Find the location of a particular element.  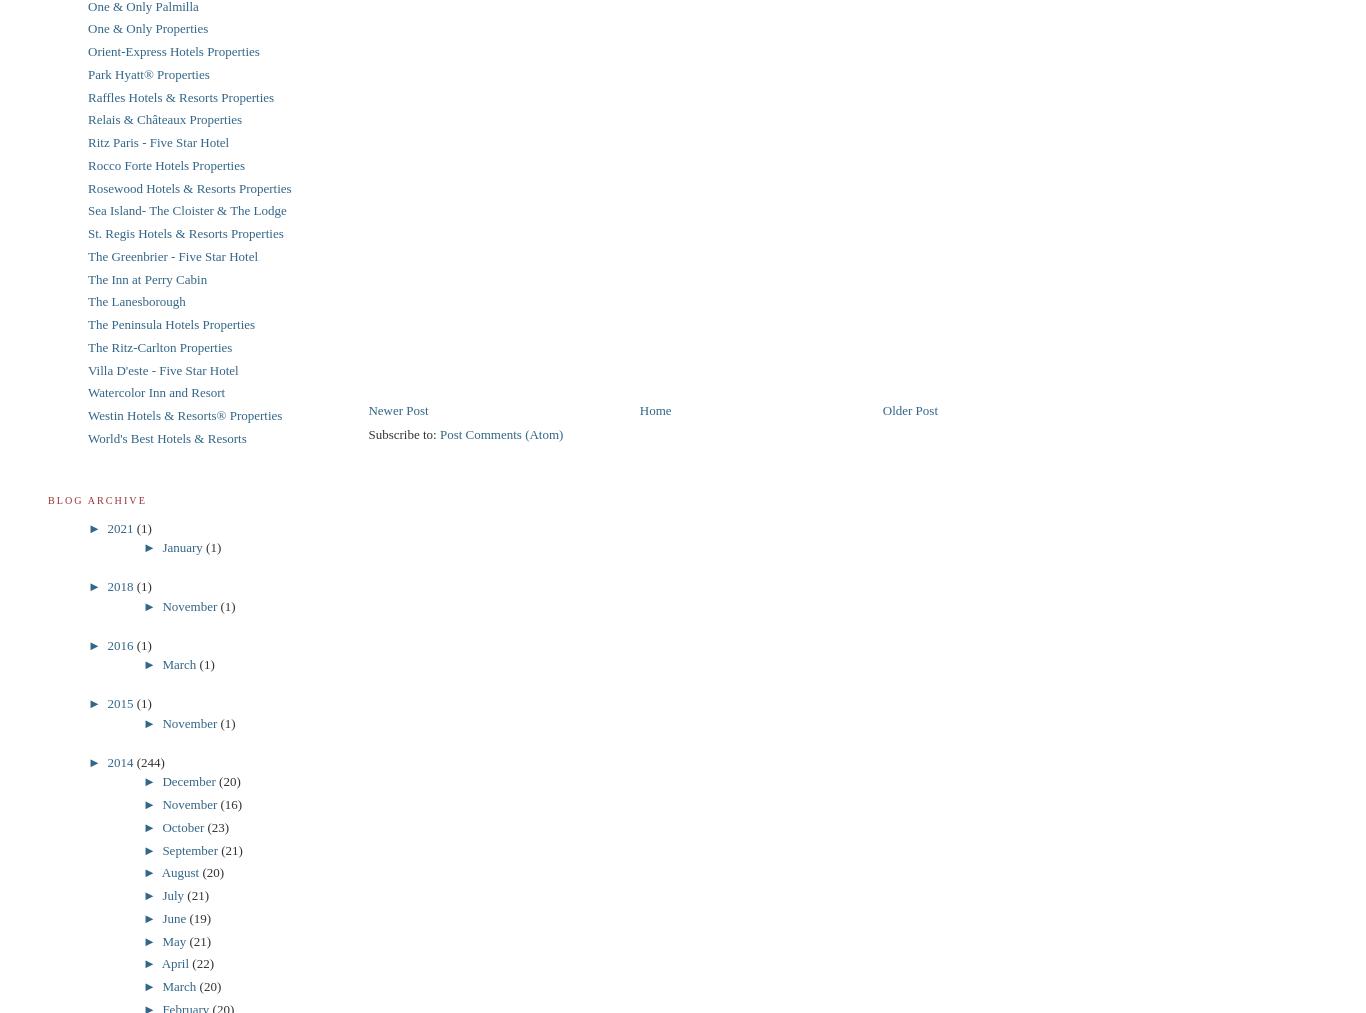

'Home' is located at coordinates (653, 408).